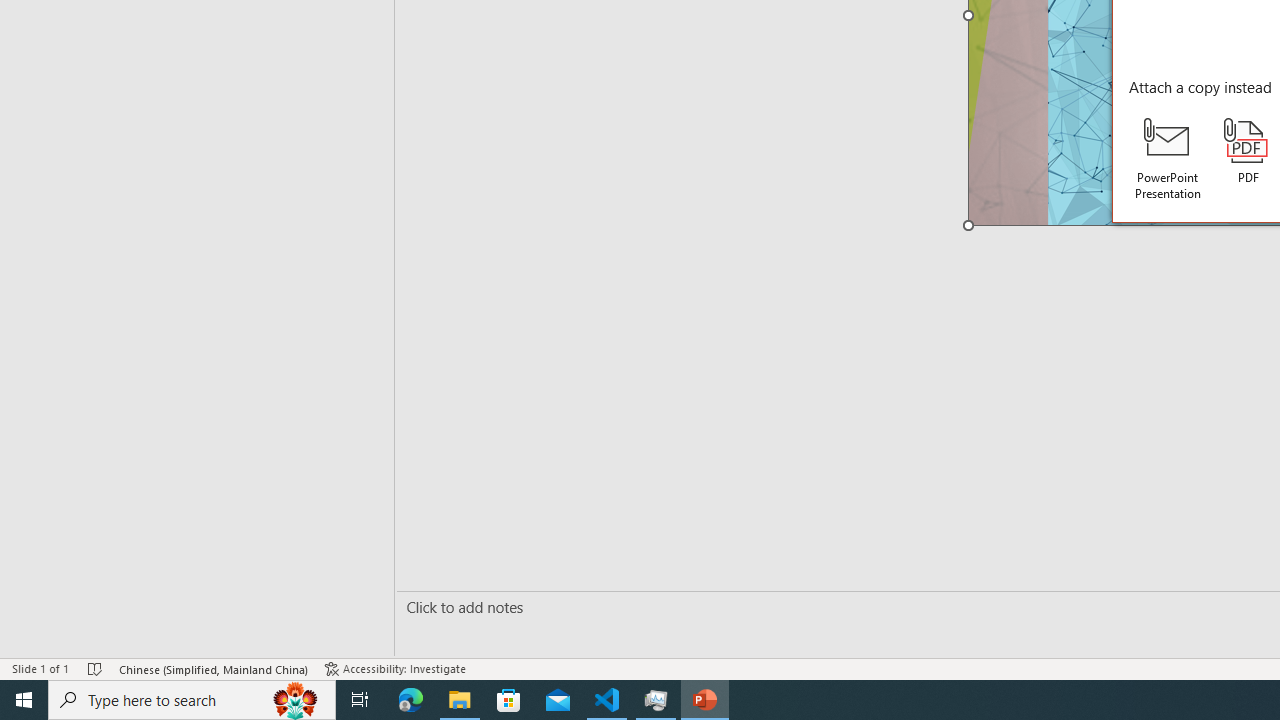 The image size is (1280, 720). Describe the element at coordinates (656, 698) in the screenshot. I see `'Task Manager - 1 running window'` at that location.